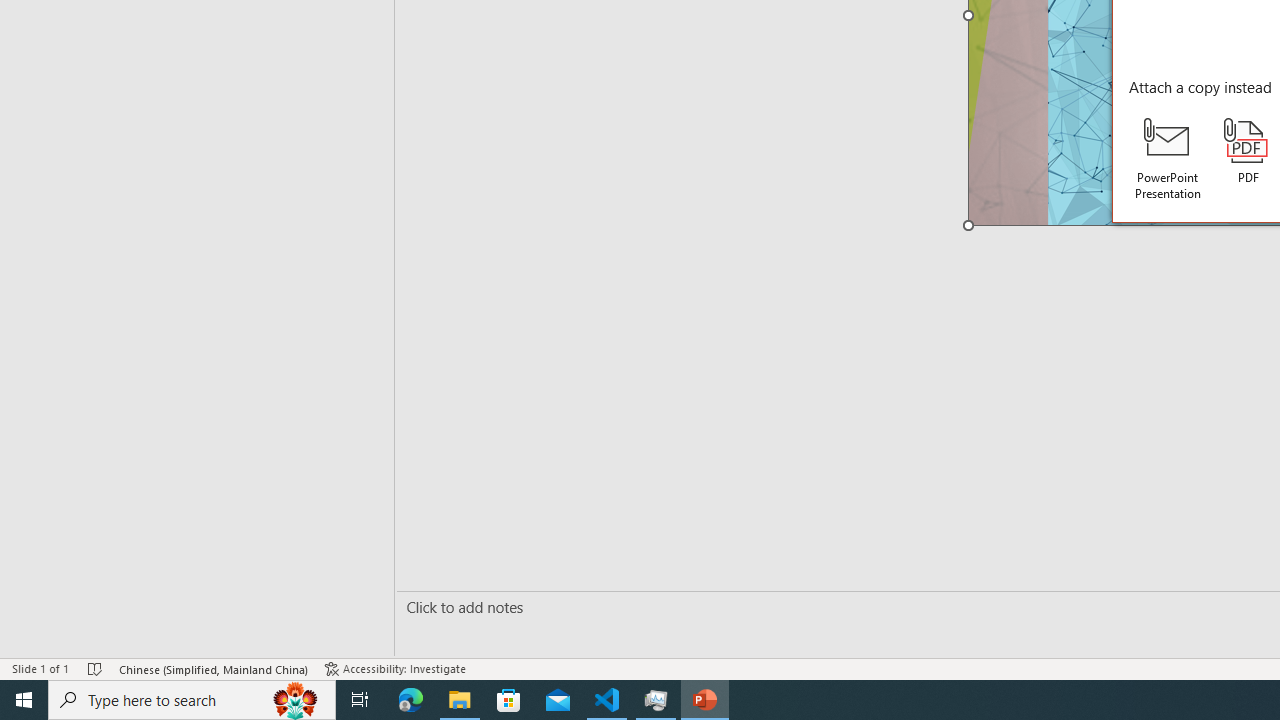 The image size is (1280, 720). Describe the element at coordinates (656, 698) in the screenshot. I see `'Task Manager - 1 running window'` at that location.